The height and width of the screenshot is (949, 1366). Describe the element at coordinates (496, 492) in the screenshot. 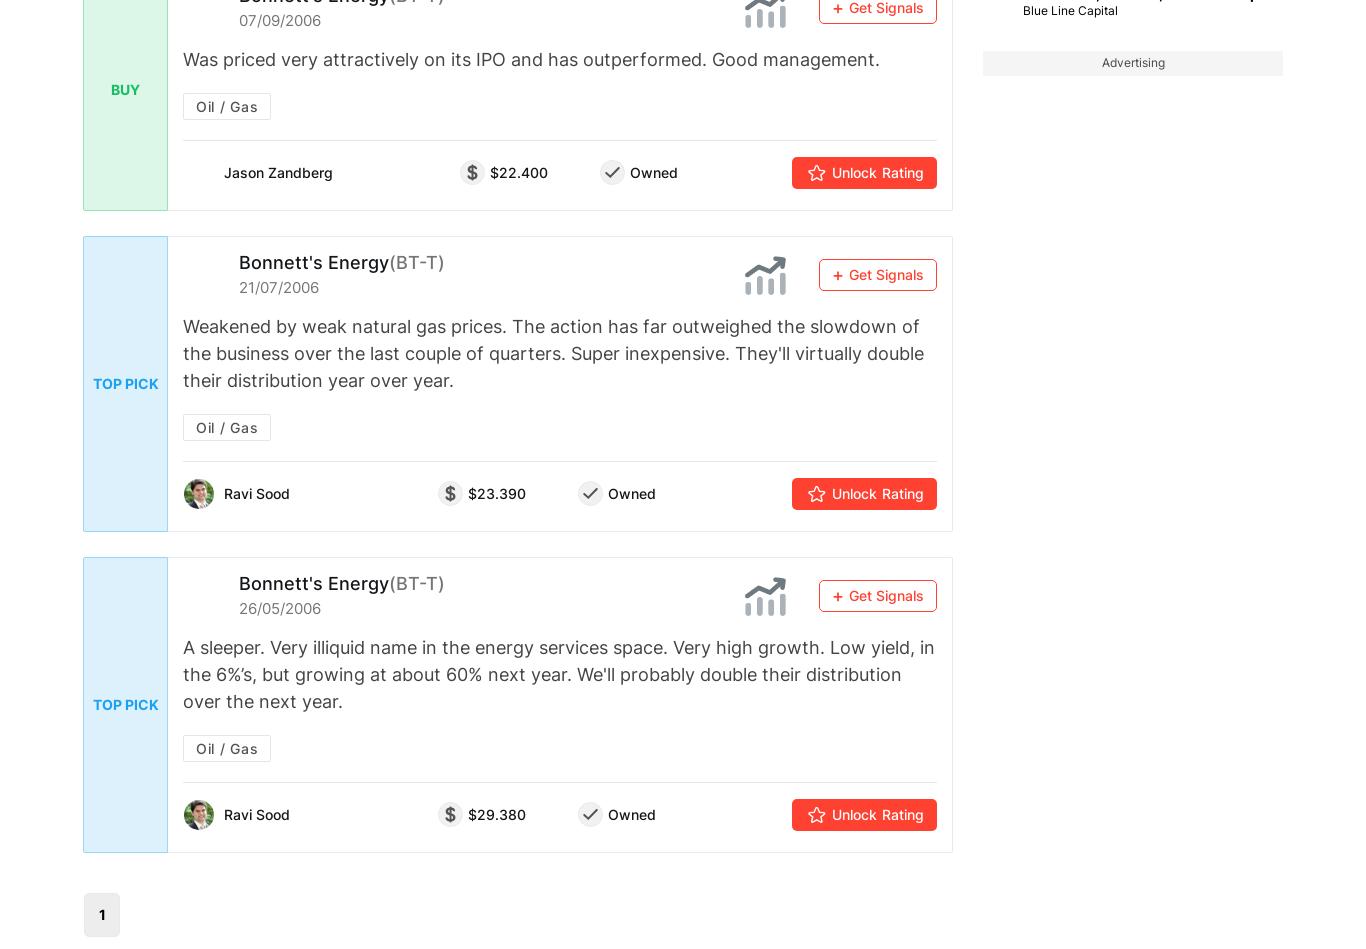

I see `'$23.390'` at that location.